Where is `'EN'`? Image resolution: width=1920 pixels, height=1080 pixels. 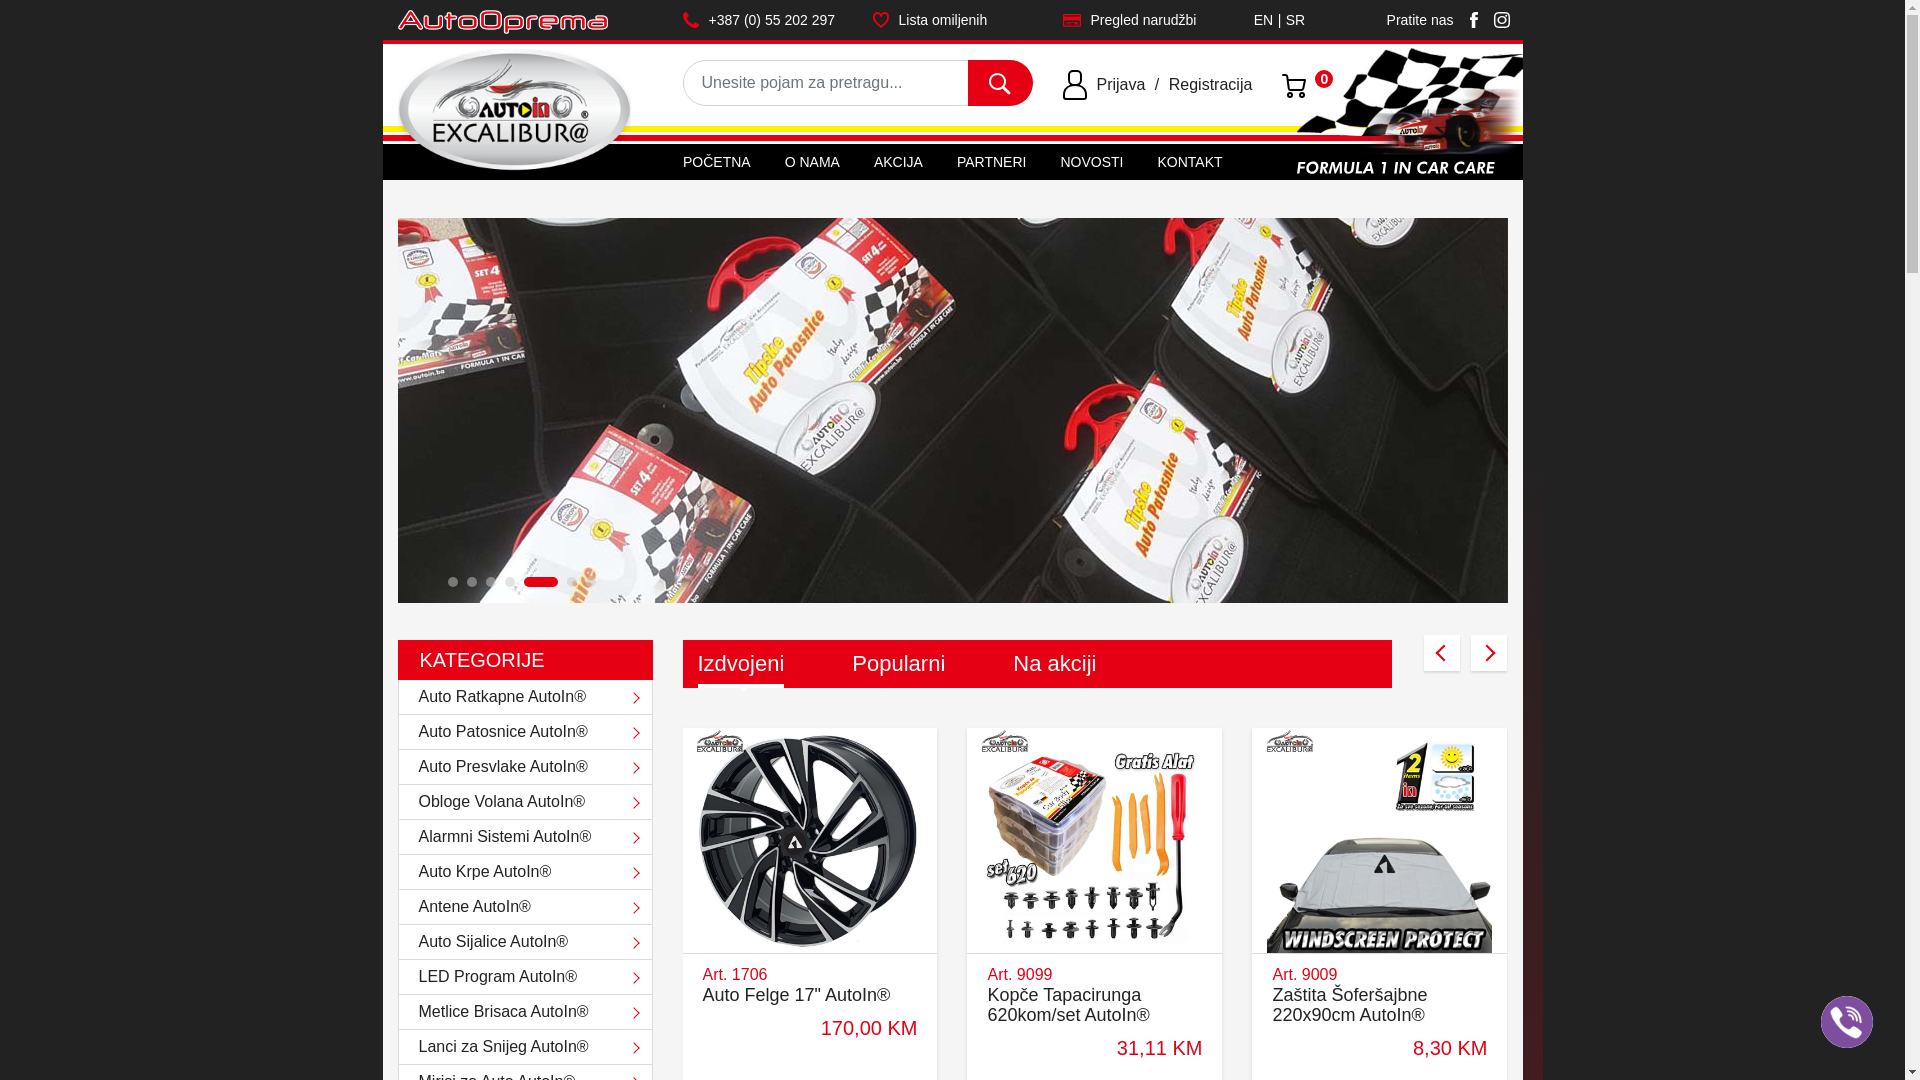
'EN' is located at coordinates (1262, 27).